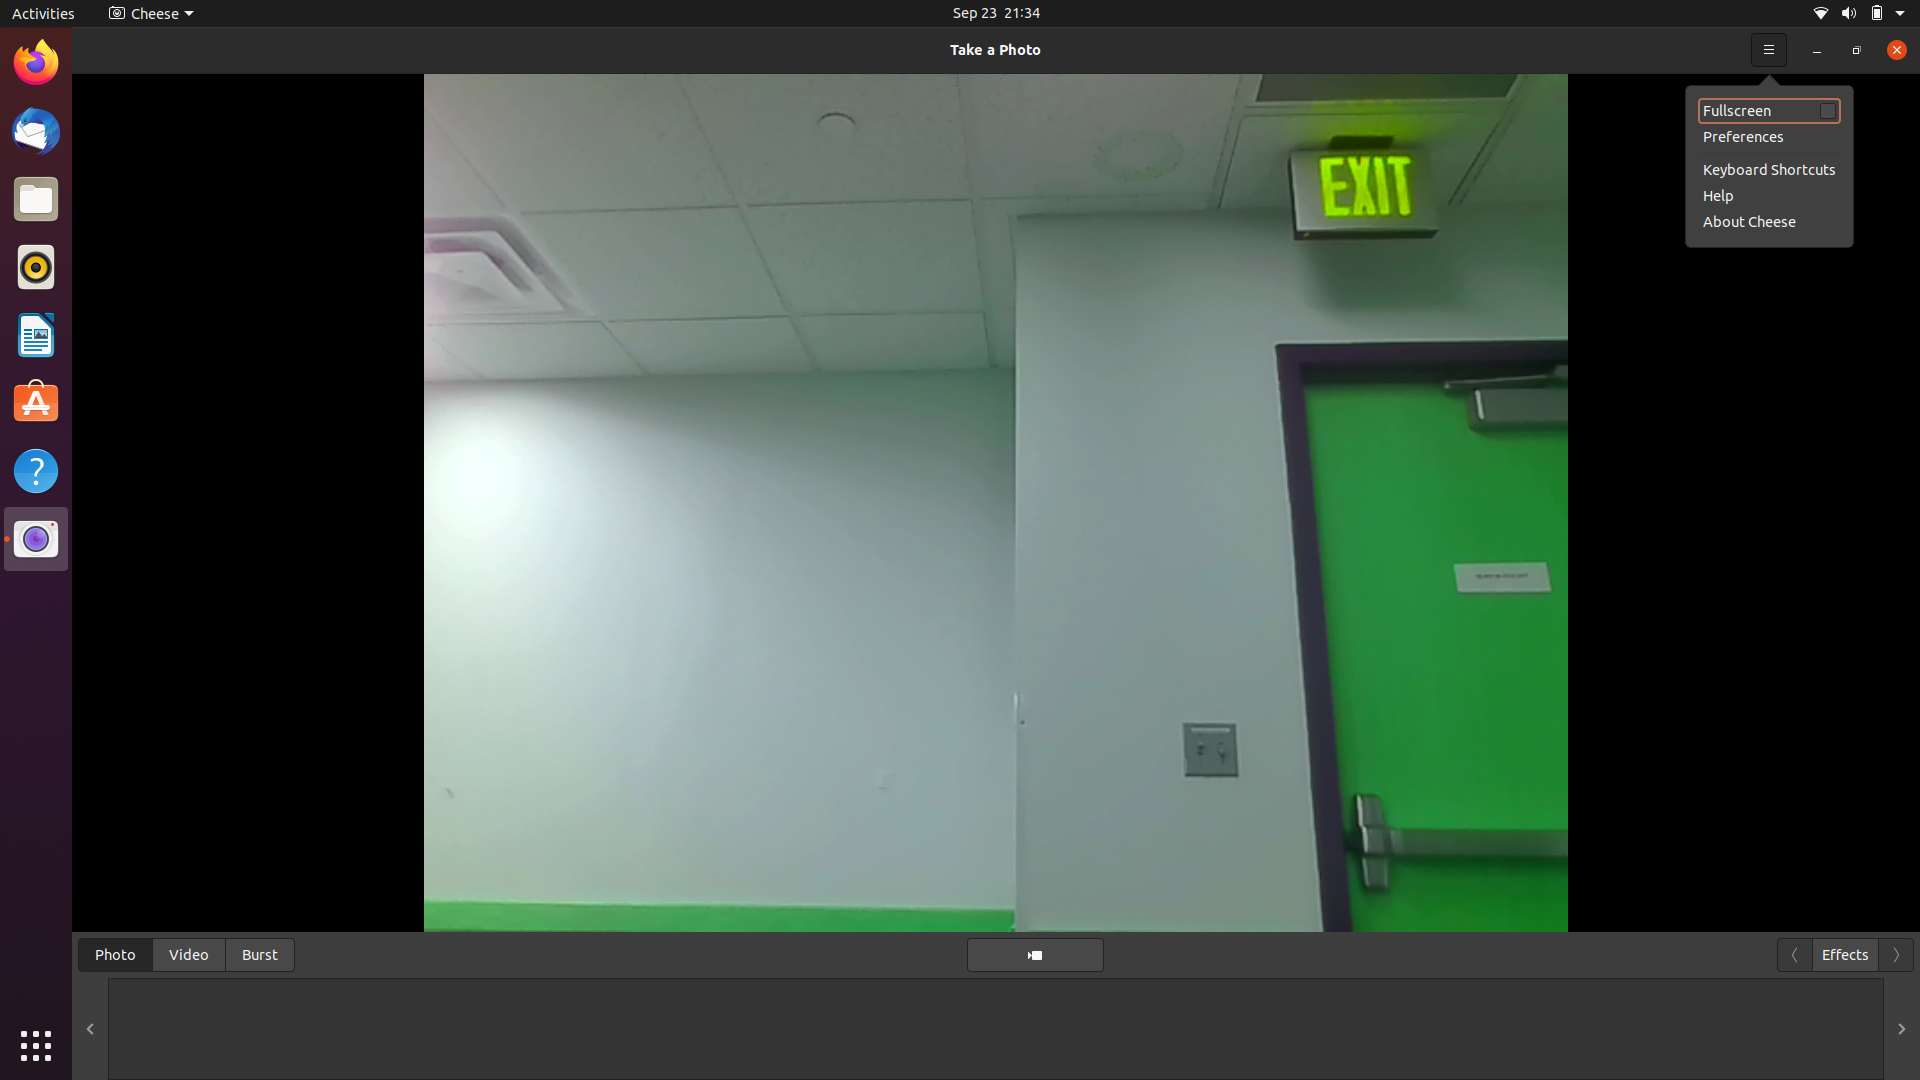  Describe the element at coordinates (1855, 49) in the screenshot. I see `Adjust the display to cover the entire screen` at that location.